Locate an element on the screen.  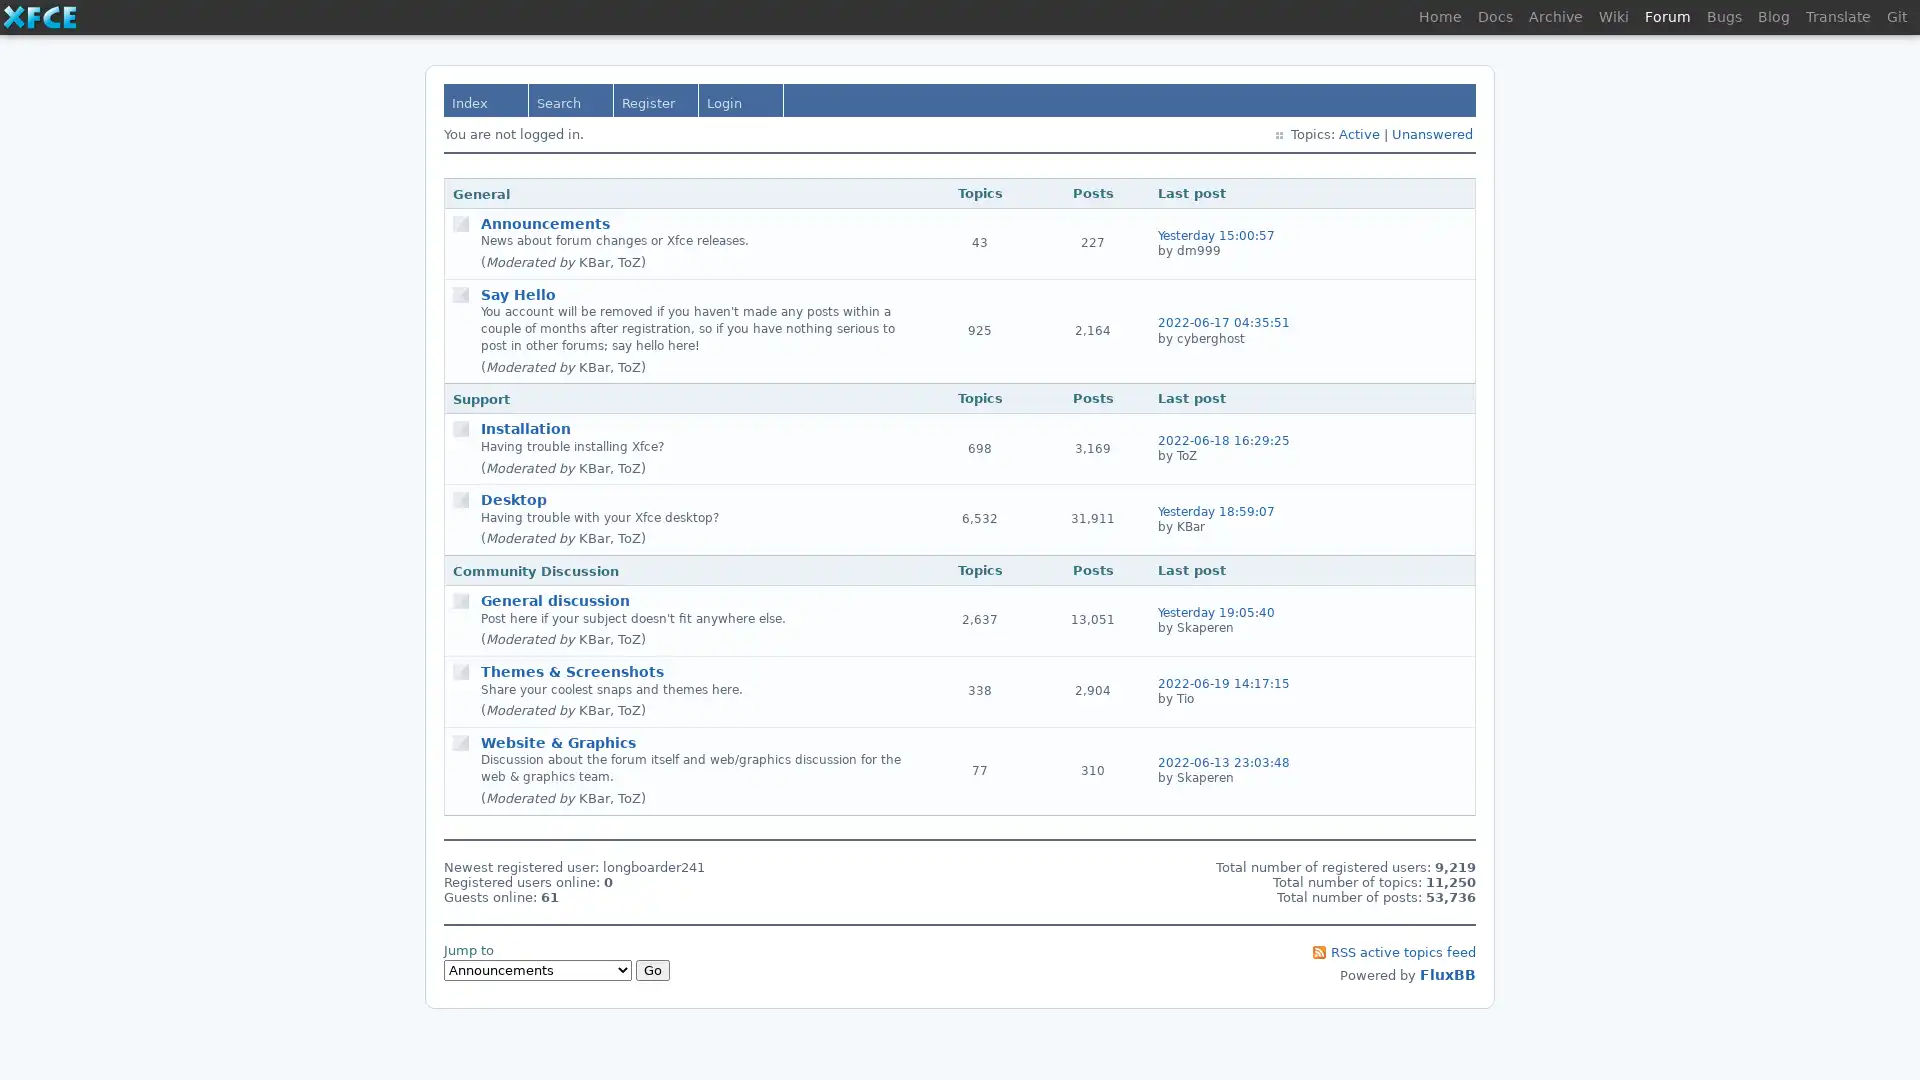
Go is located at coordinates (652, 968).